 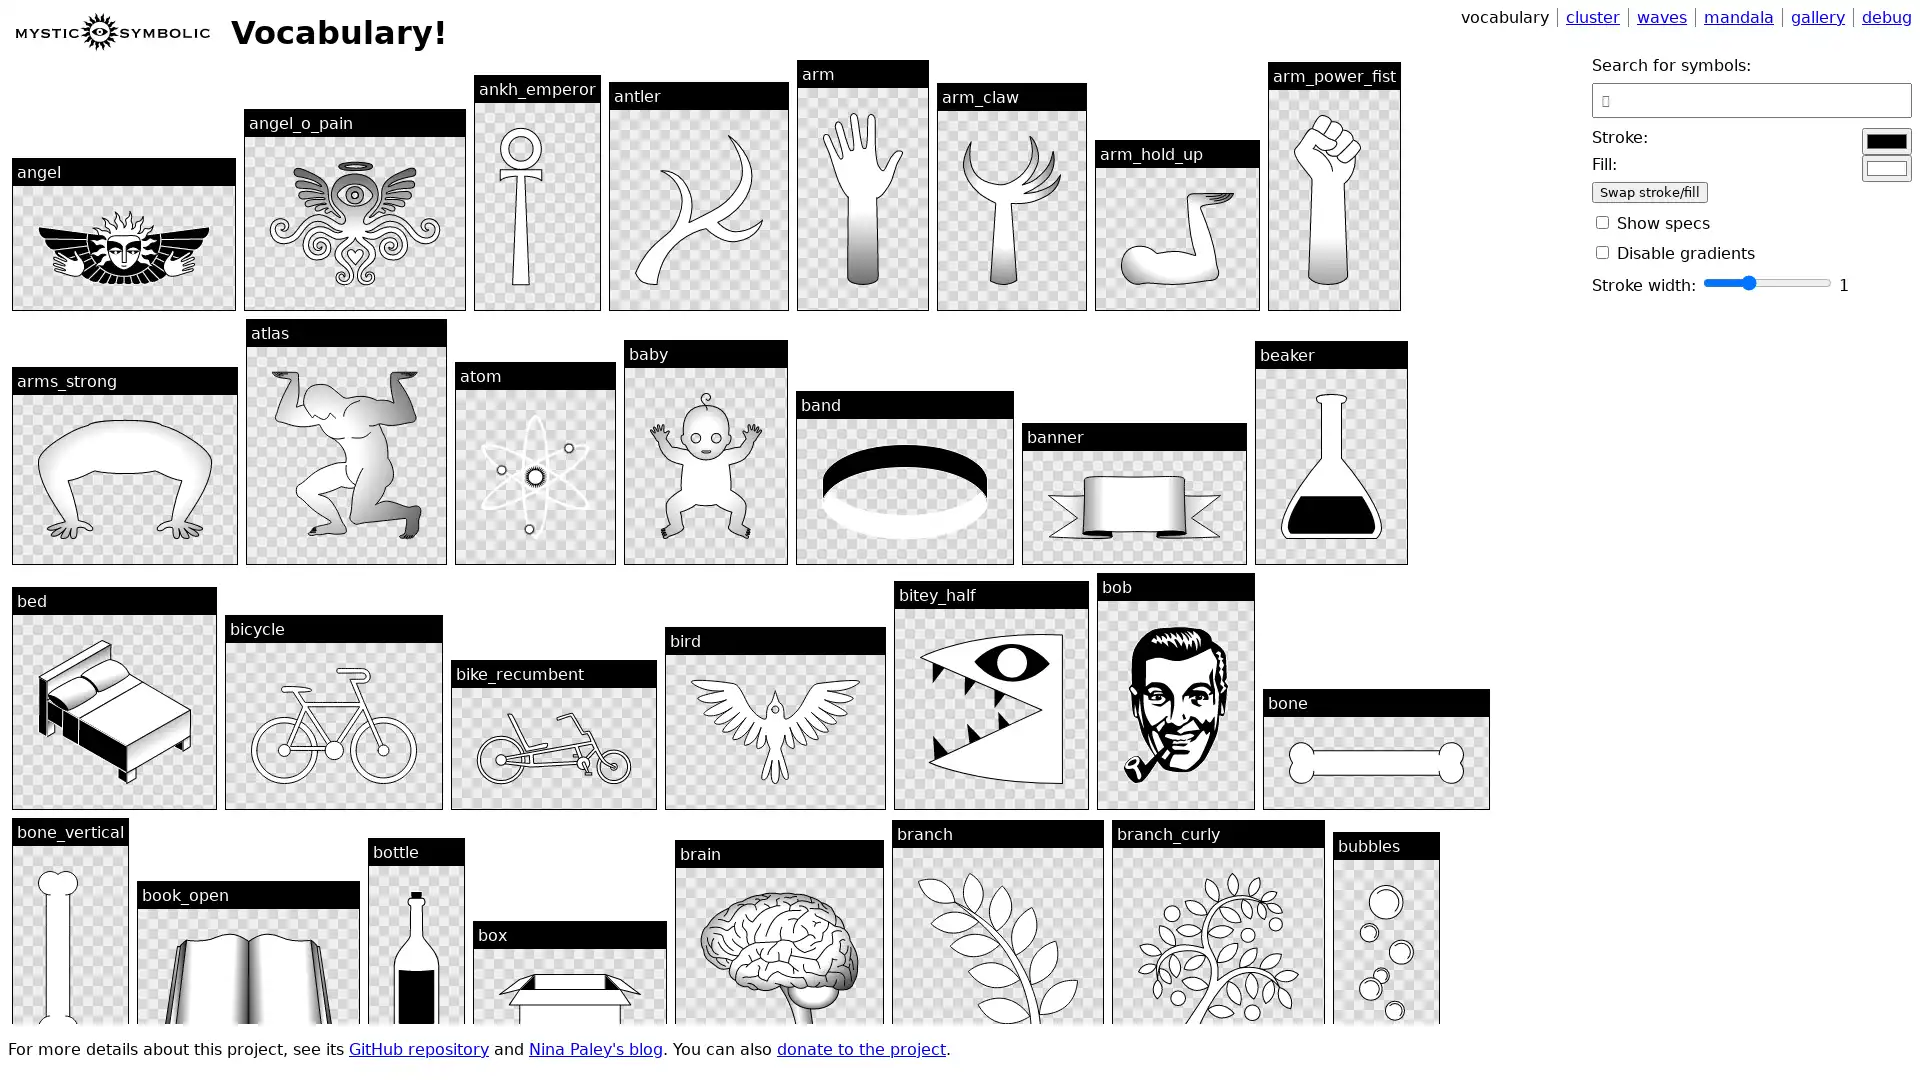 I want to click on Swap stroke/fill, so click(x=1650, y=192).